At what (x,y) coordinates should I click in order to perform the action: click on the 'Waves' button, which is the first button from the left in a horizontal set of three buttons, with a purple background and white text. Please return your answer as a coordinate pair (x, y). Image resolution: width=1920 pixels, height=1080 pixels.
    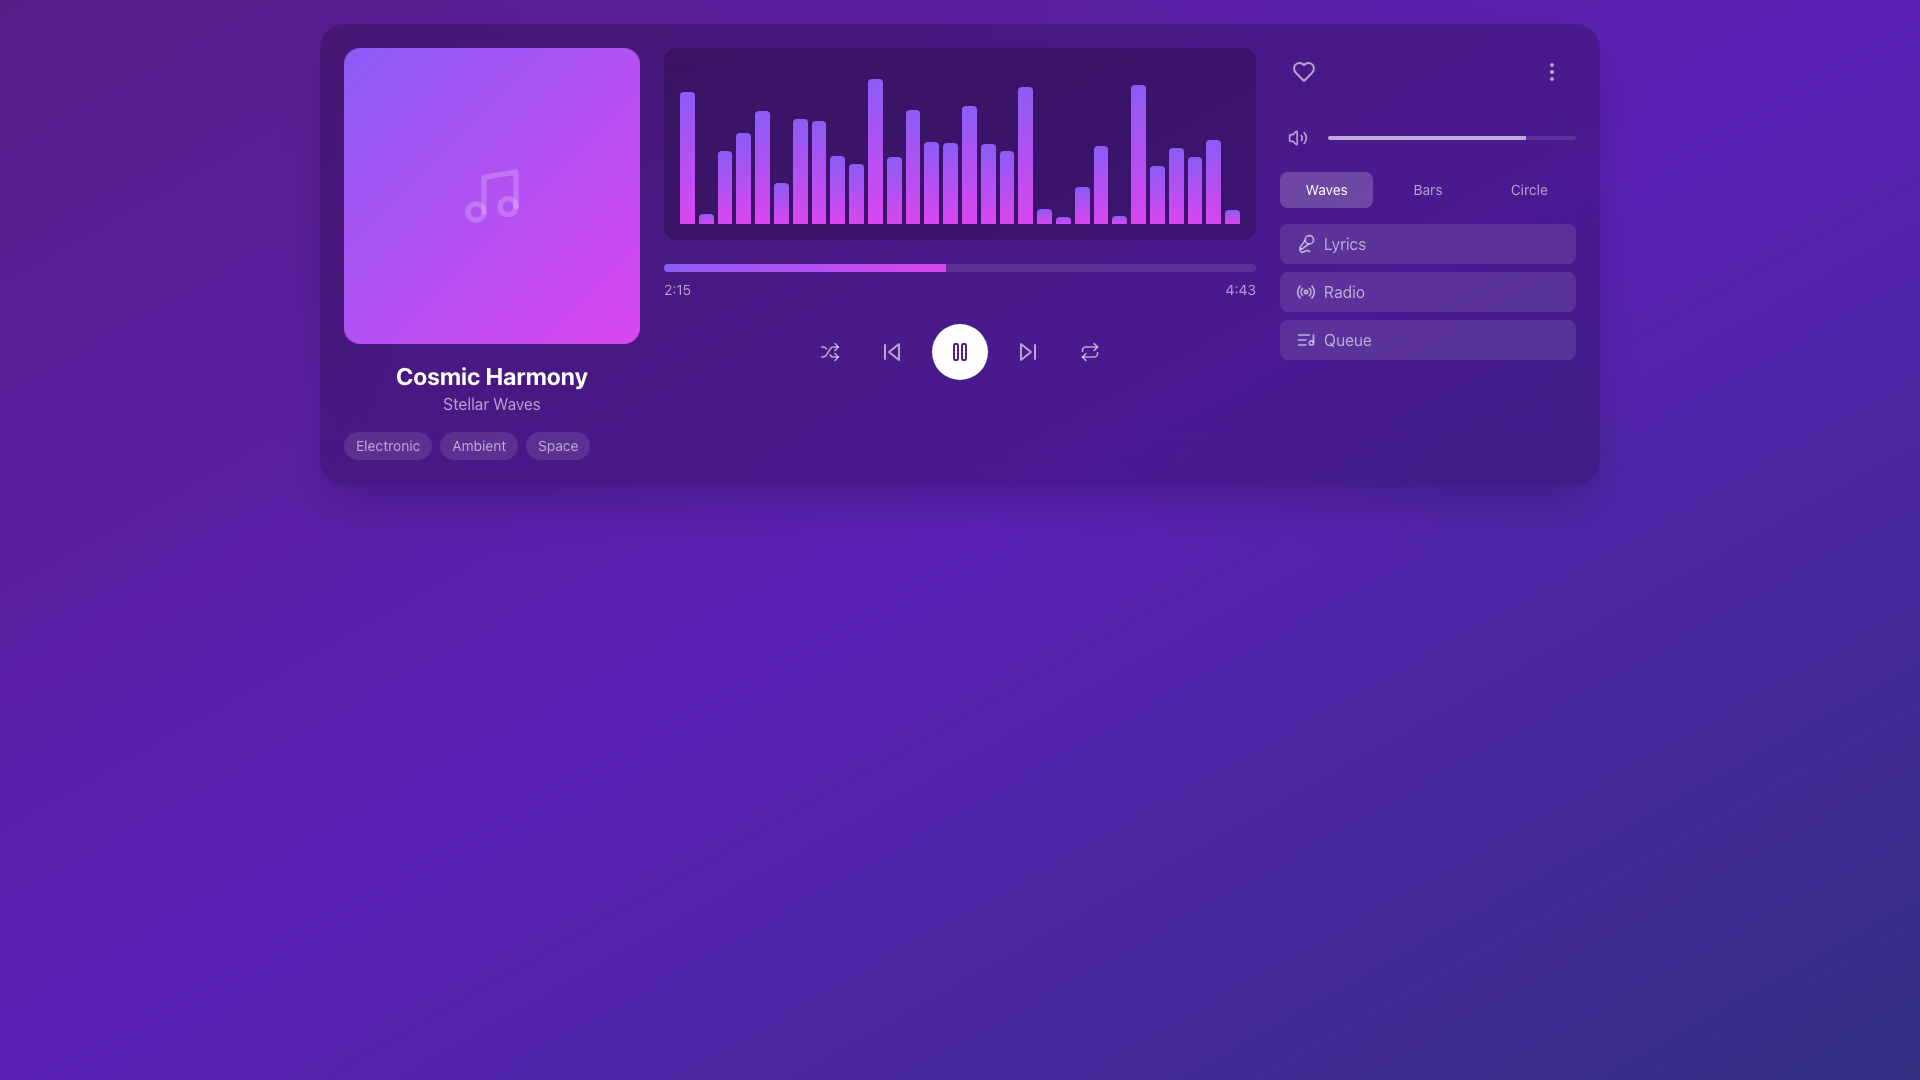
    Looking at the image, I should click on (1326, 189).